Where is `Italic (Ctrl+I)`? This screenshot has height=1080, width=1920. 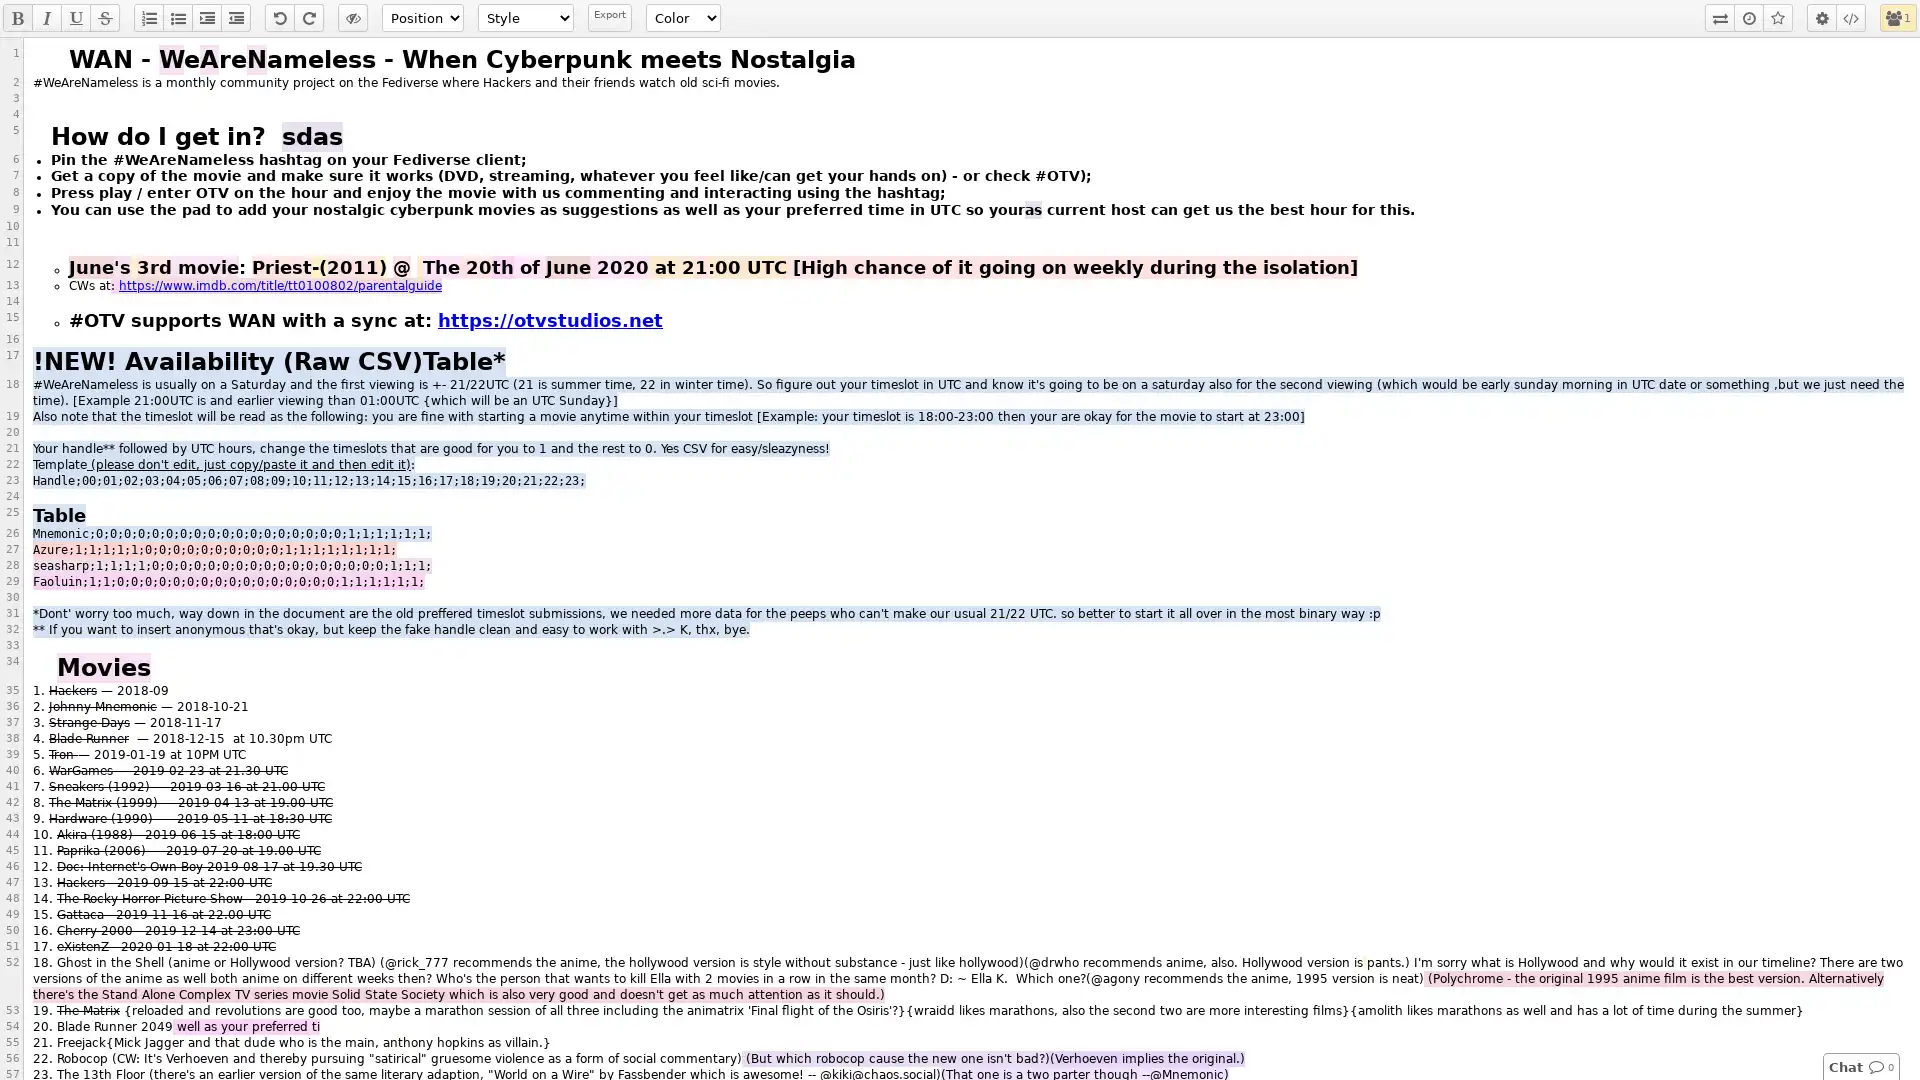 Italic (Ctrl+I) is located at coordinates (47, 18).